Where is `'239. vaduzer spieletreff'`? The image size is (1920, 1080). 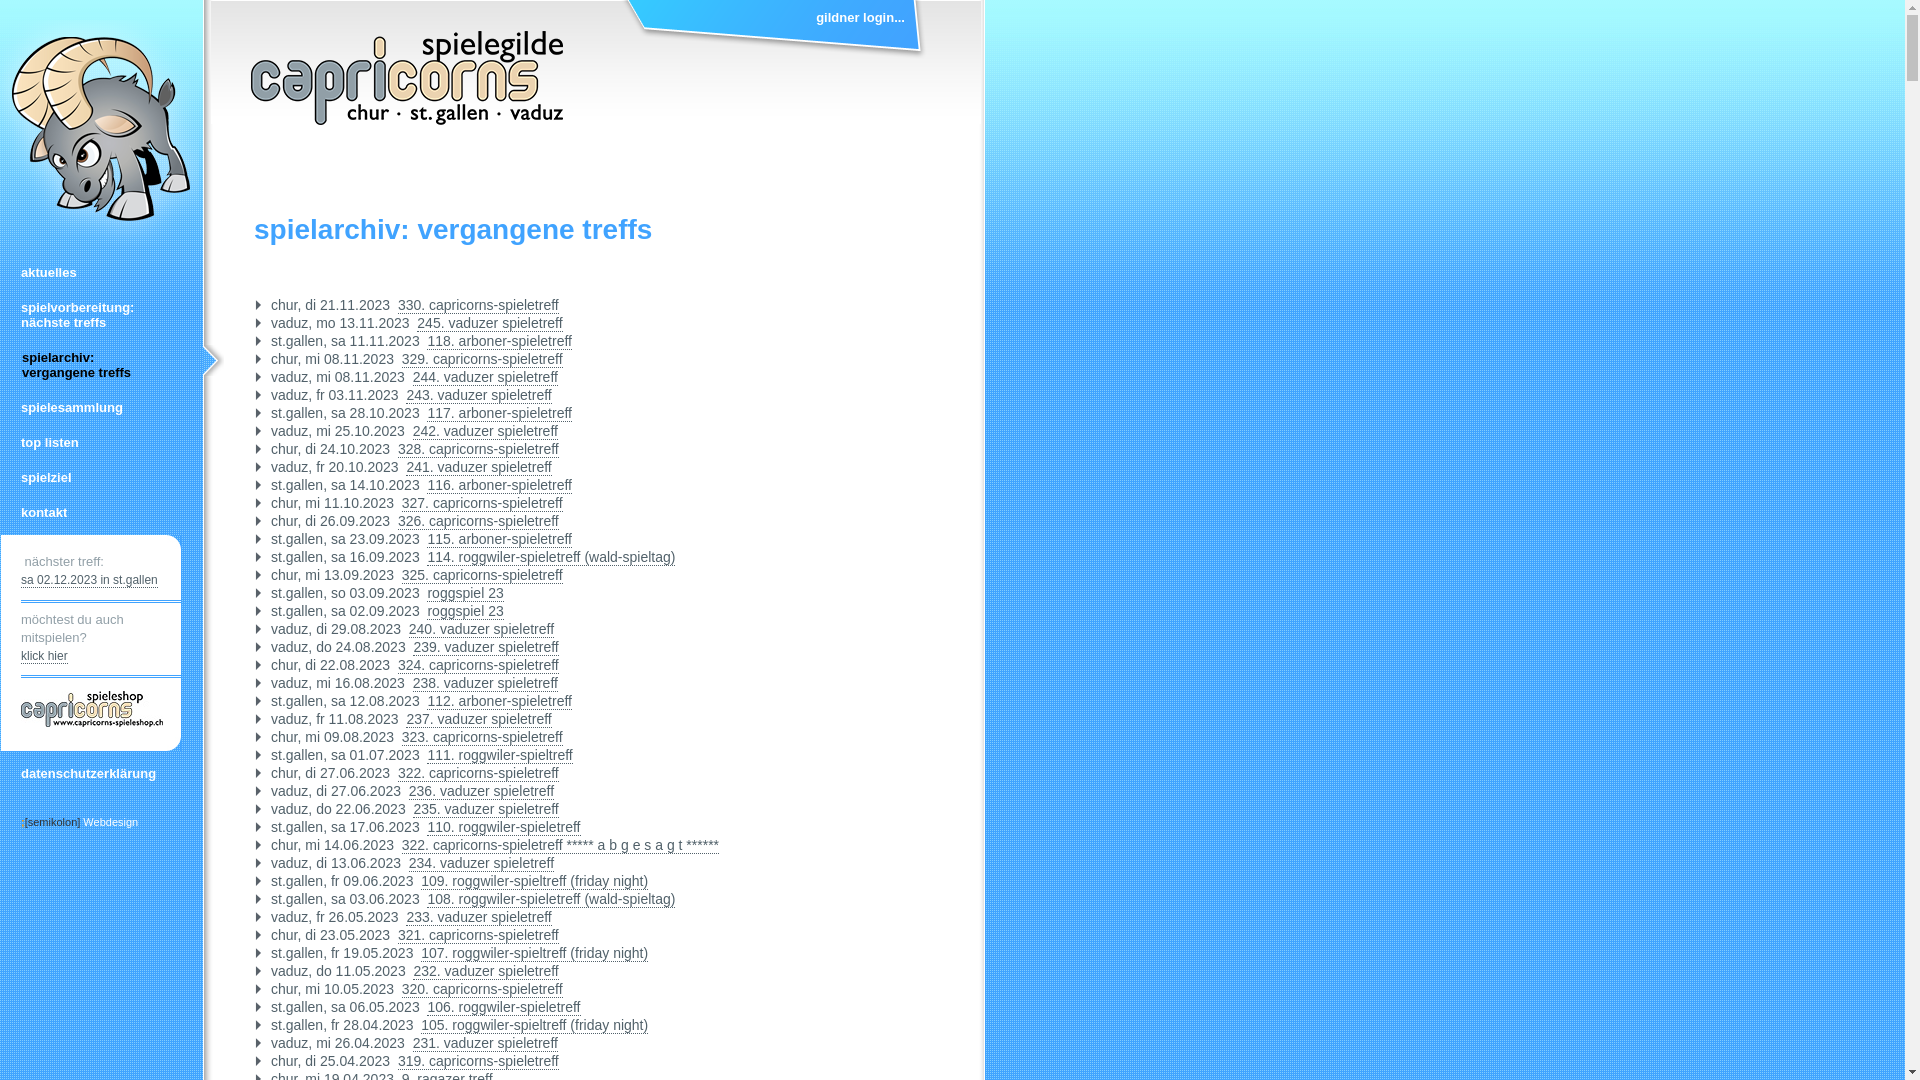 '239. vaduzer spieletreff' is located at coordinates (485, 647).